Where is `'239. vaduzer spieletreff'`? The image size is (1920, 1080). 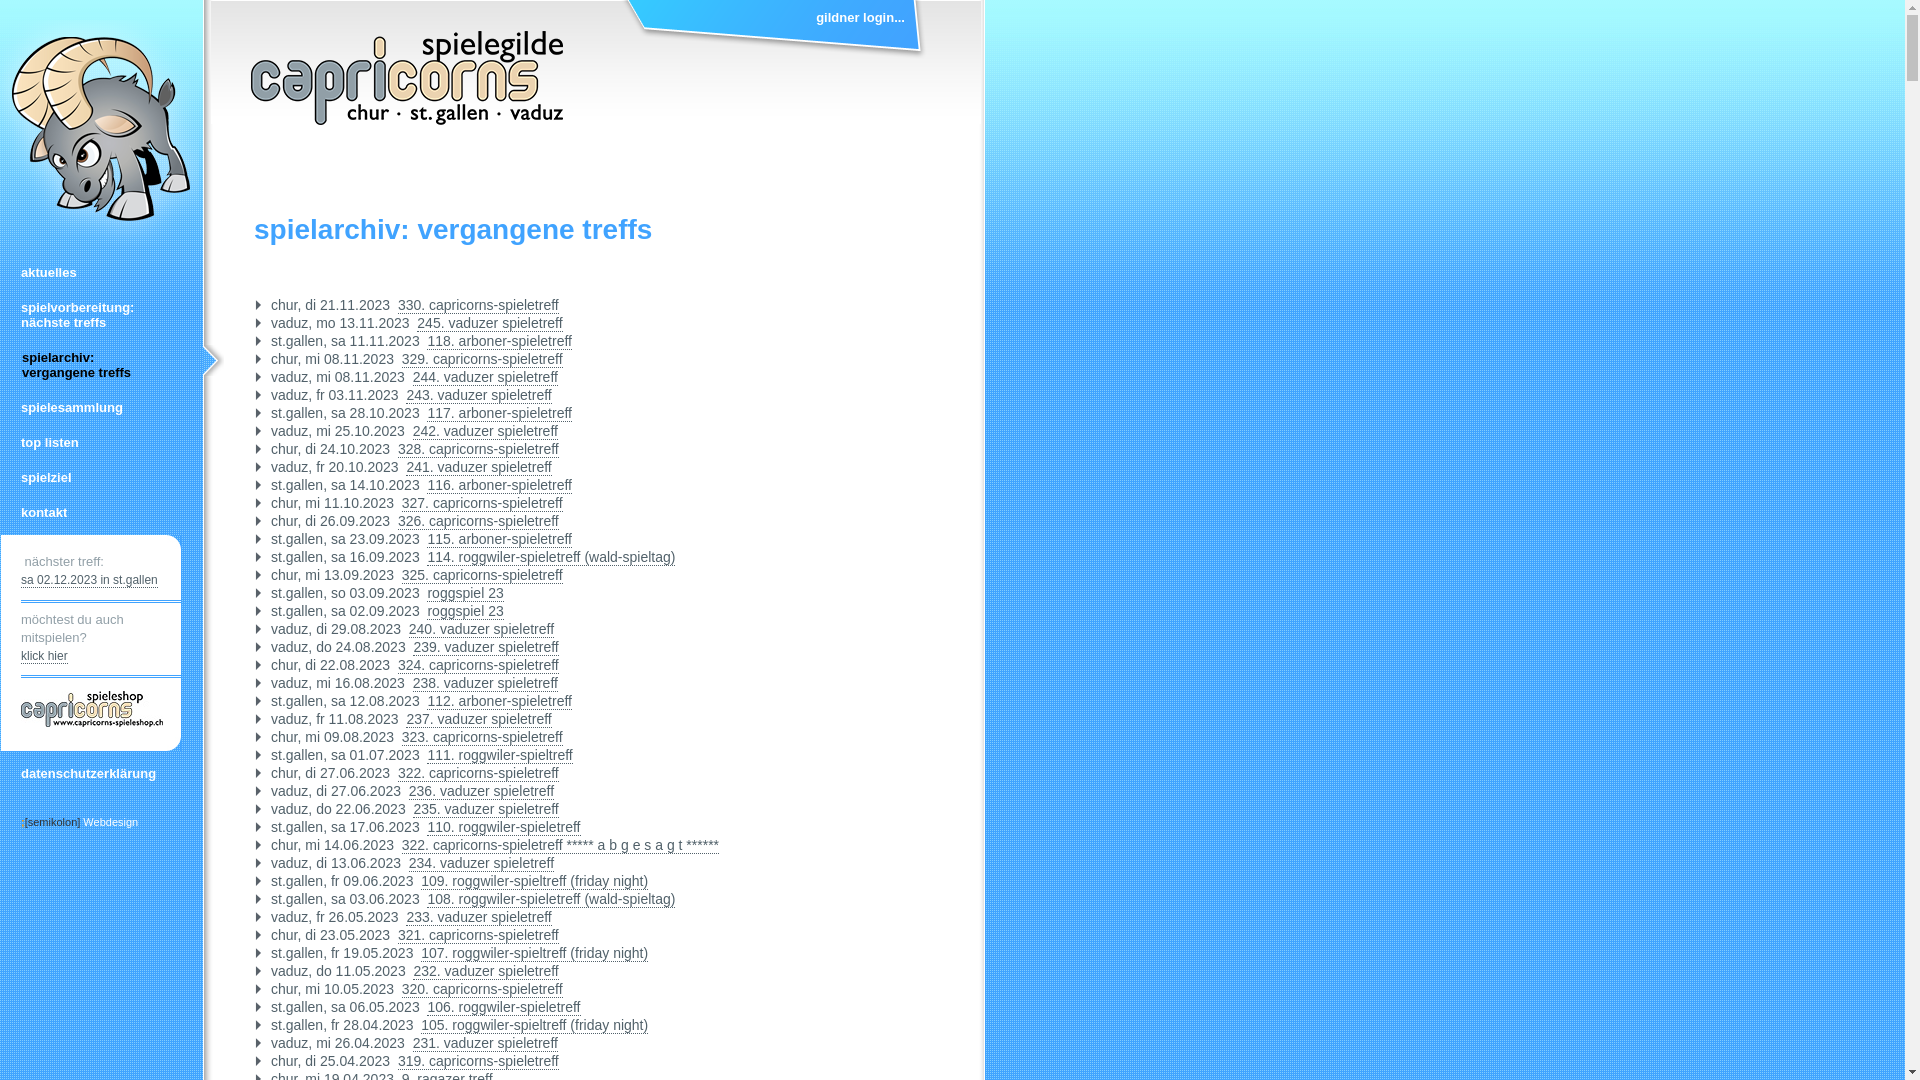 '239. vaduzer spieletreff' is located at coordinates (485, 647).